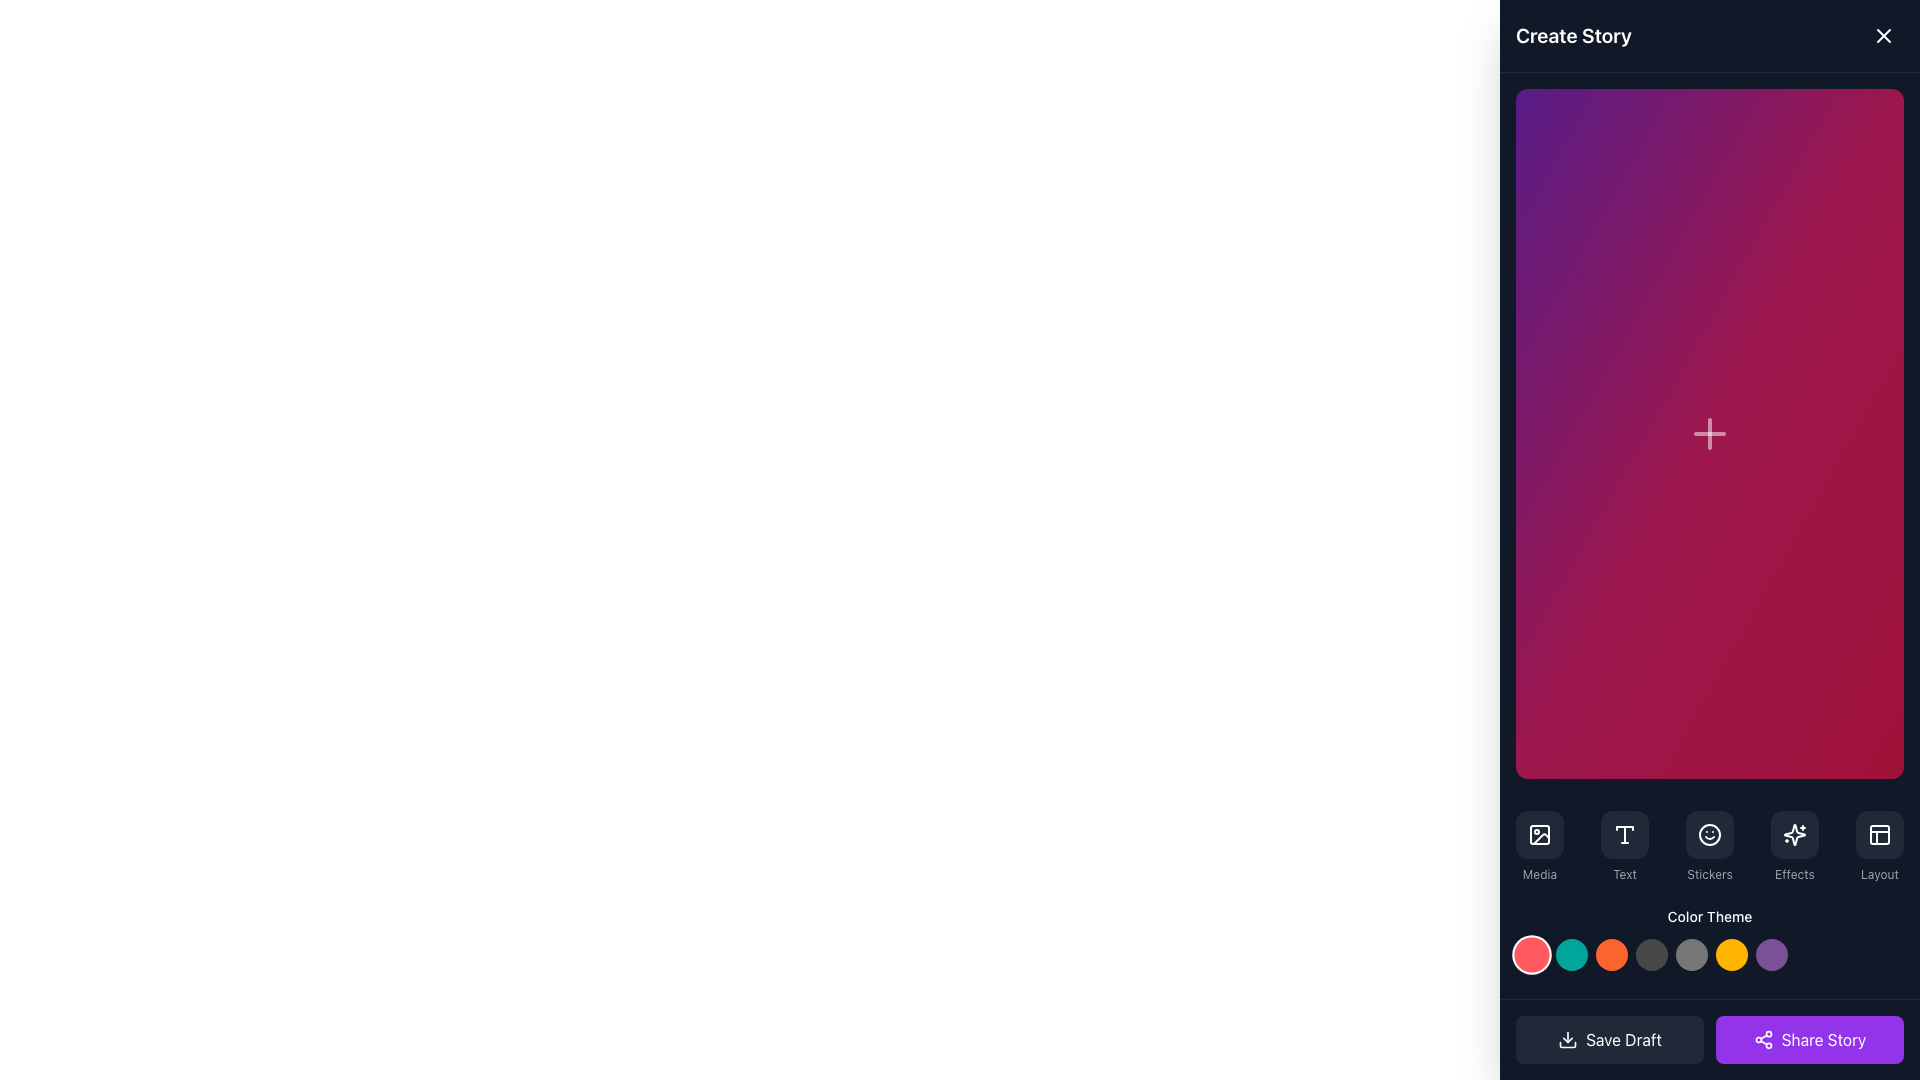  I want to click on the first button in the 'Media' section of the bottom toolbar, so click(1539, 833).